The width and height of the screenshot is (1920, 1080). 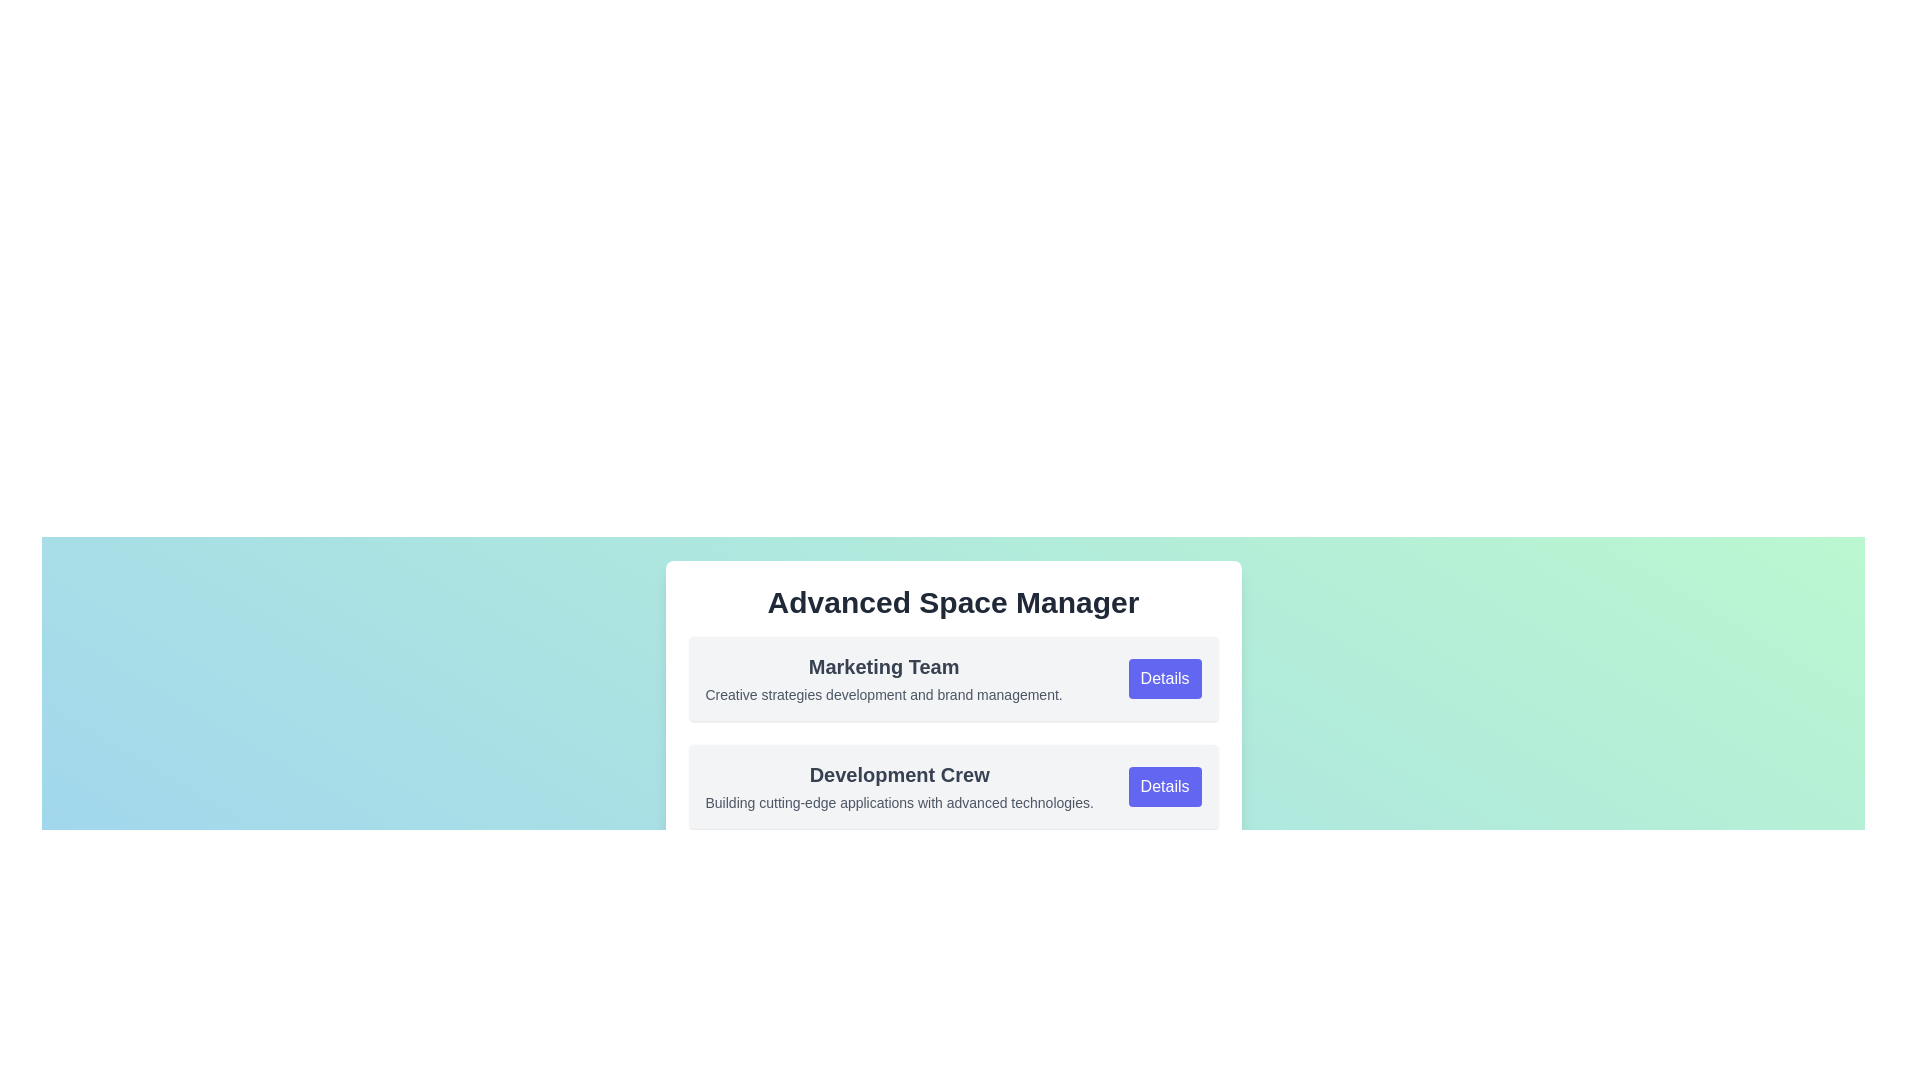 What do you see at coordinates (883, 677) in the screenshot?
I see `the Information Panel displaying details about the 'Marketing Team', located to the left of the 'Details' button` at bounding box center [883, 677].